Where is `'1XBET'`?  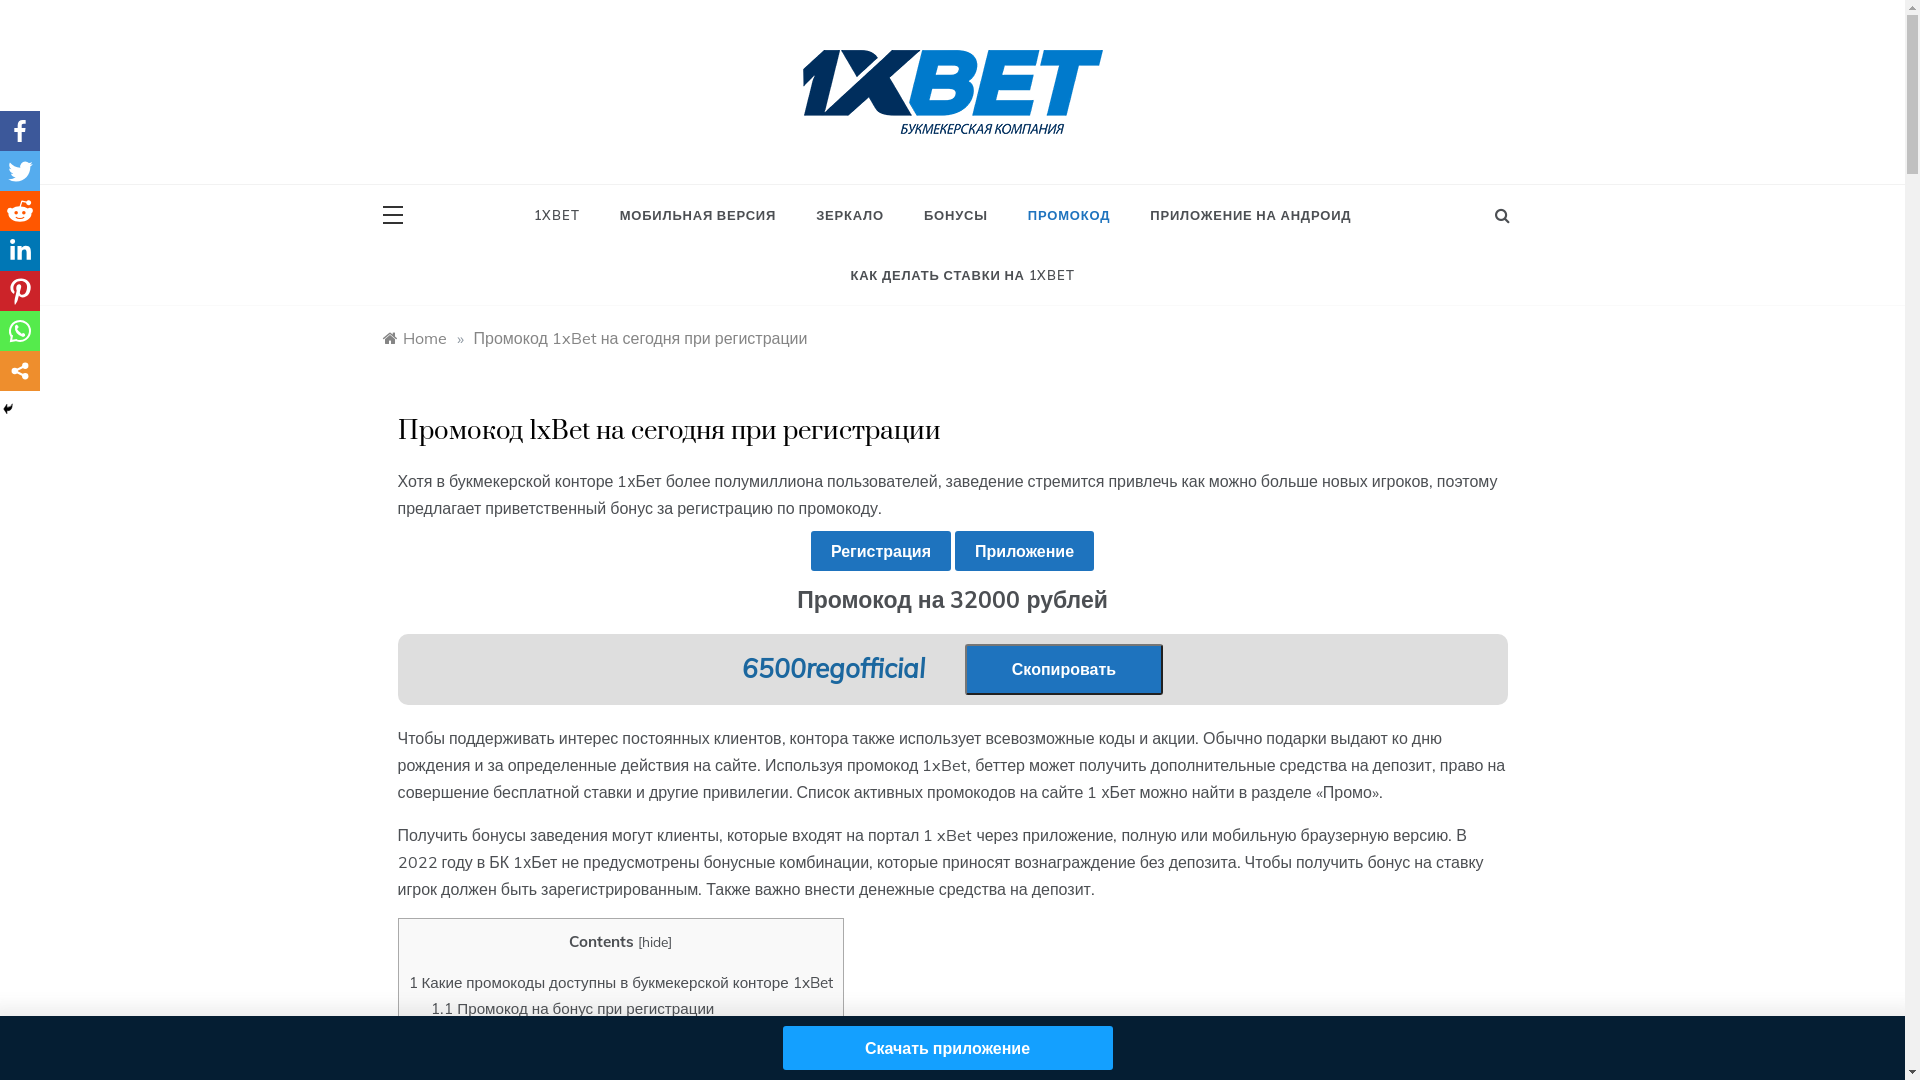 '1XBET' is located at coordinates (565, 215).